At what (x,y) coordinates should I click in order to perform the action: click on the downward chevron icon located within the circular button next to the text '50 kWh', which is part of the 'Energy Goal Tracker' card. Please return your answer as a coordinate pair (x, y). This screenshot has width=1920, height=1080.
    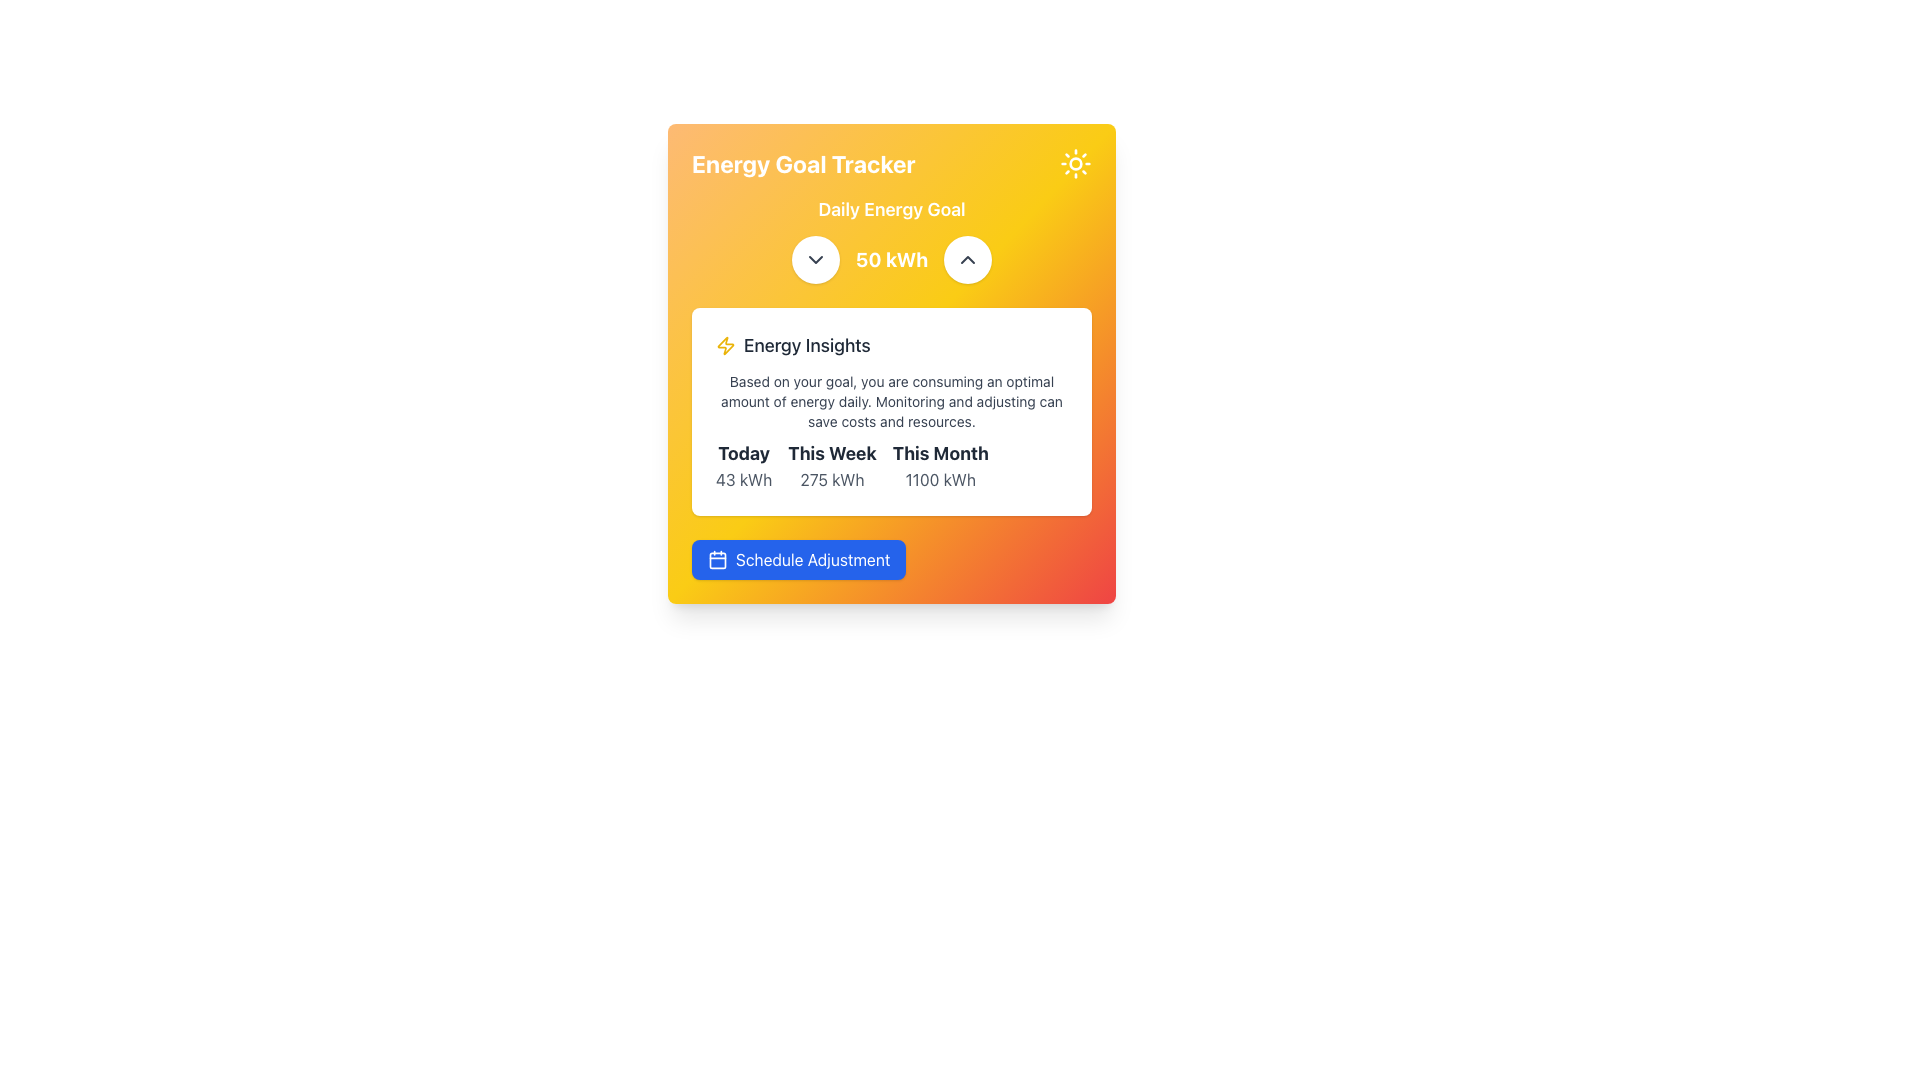
    Looking at the image, I should click on (815, 258).